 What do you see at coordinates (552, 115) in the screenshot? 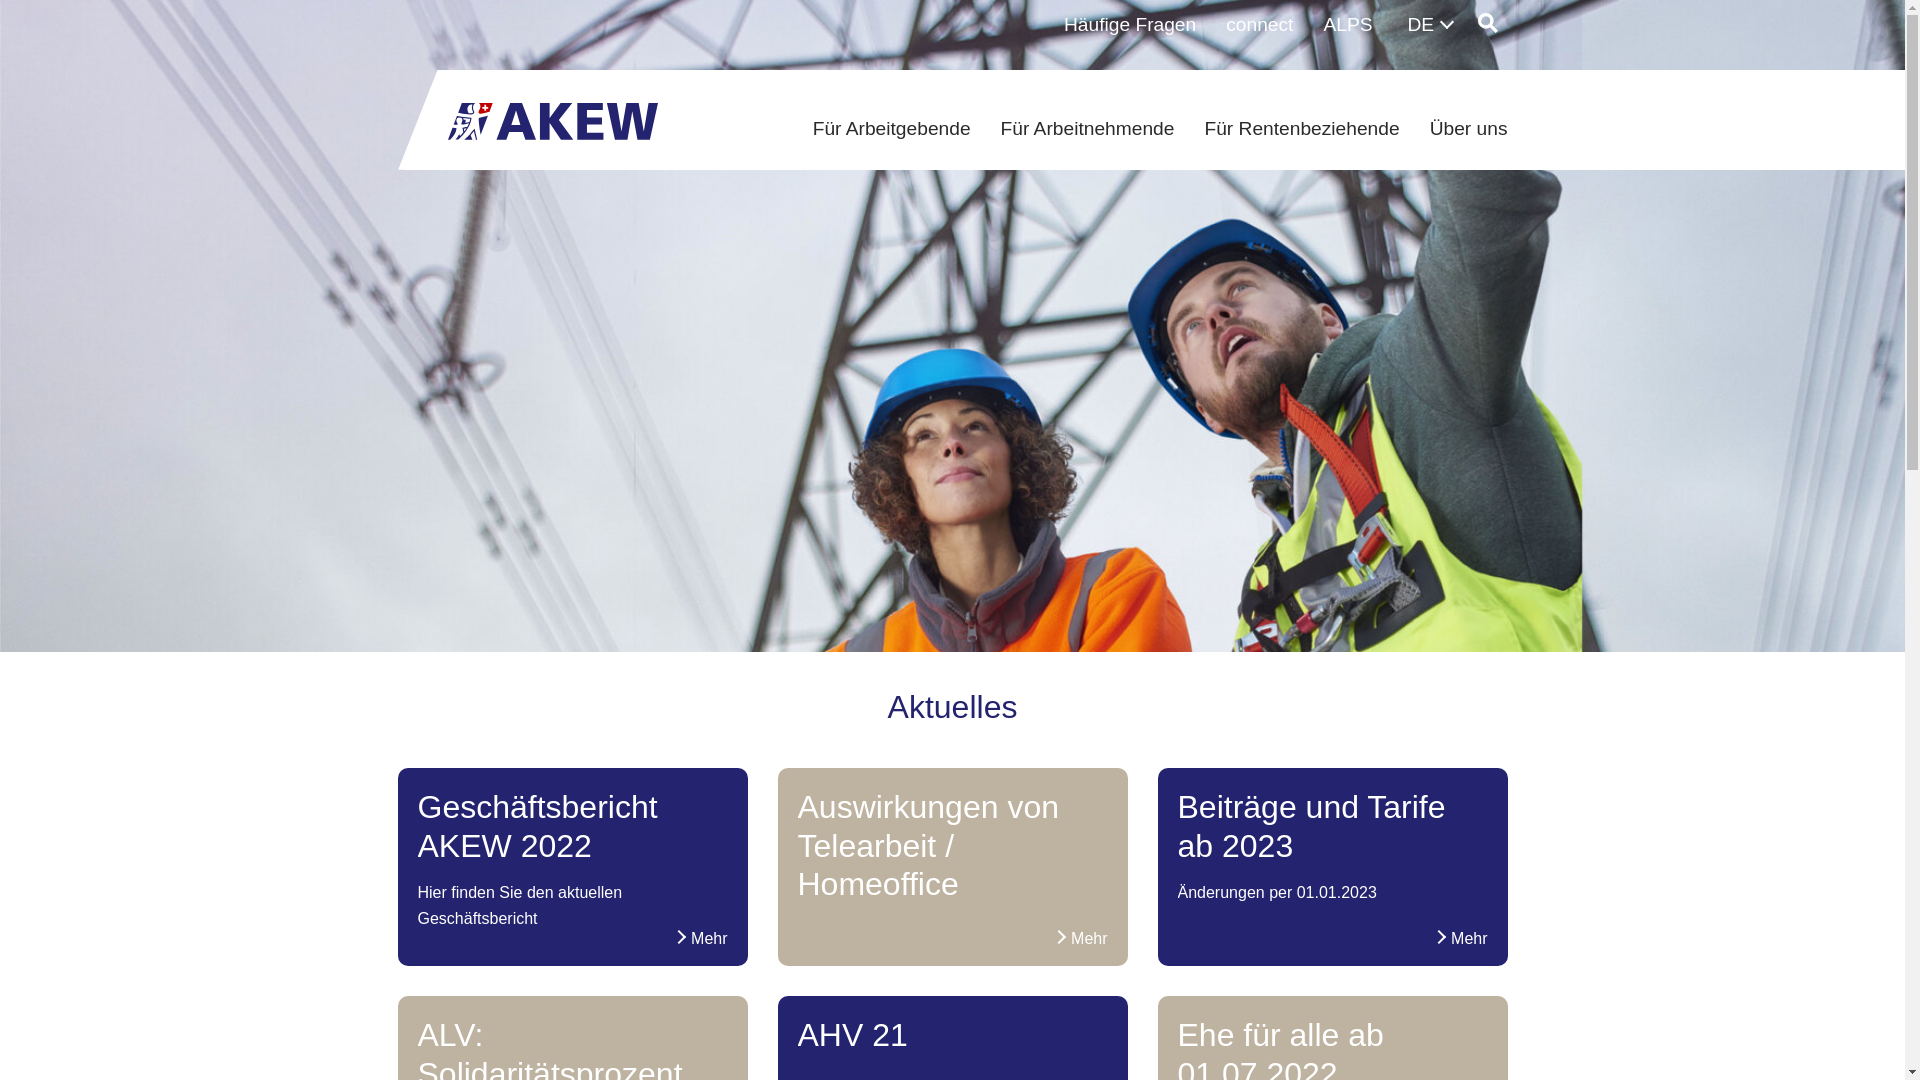
I see `'Home'` at bounding box center [552, 115].